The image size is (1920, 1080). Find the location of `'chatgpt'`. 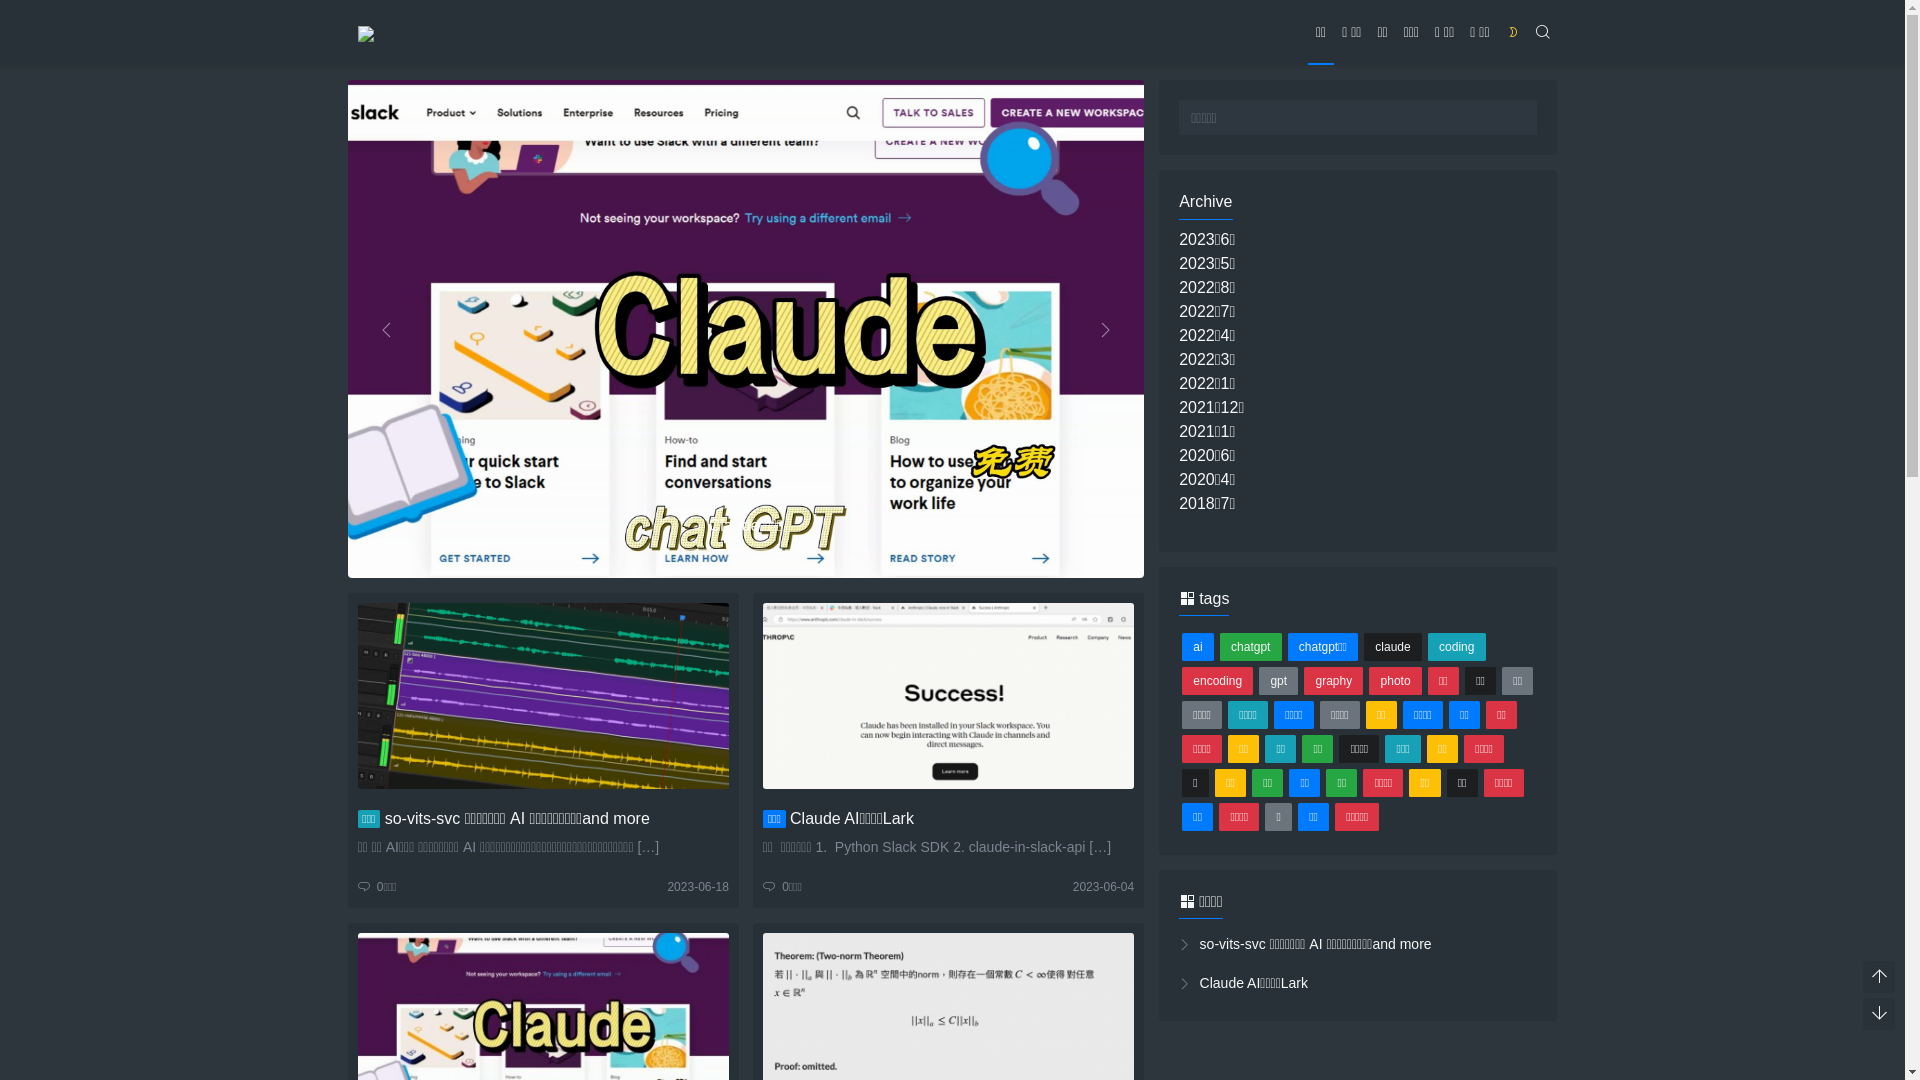

'chatgpt' is located at coordinates (1218, 647).